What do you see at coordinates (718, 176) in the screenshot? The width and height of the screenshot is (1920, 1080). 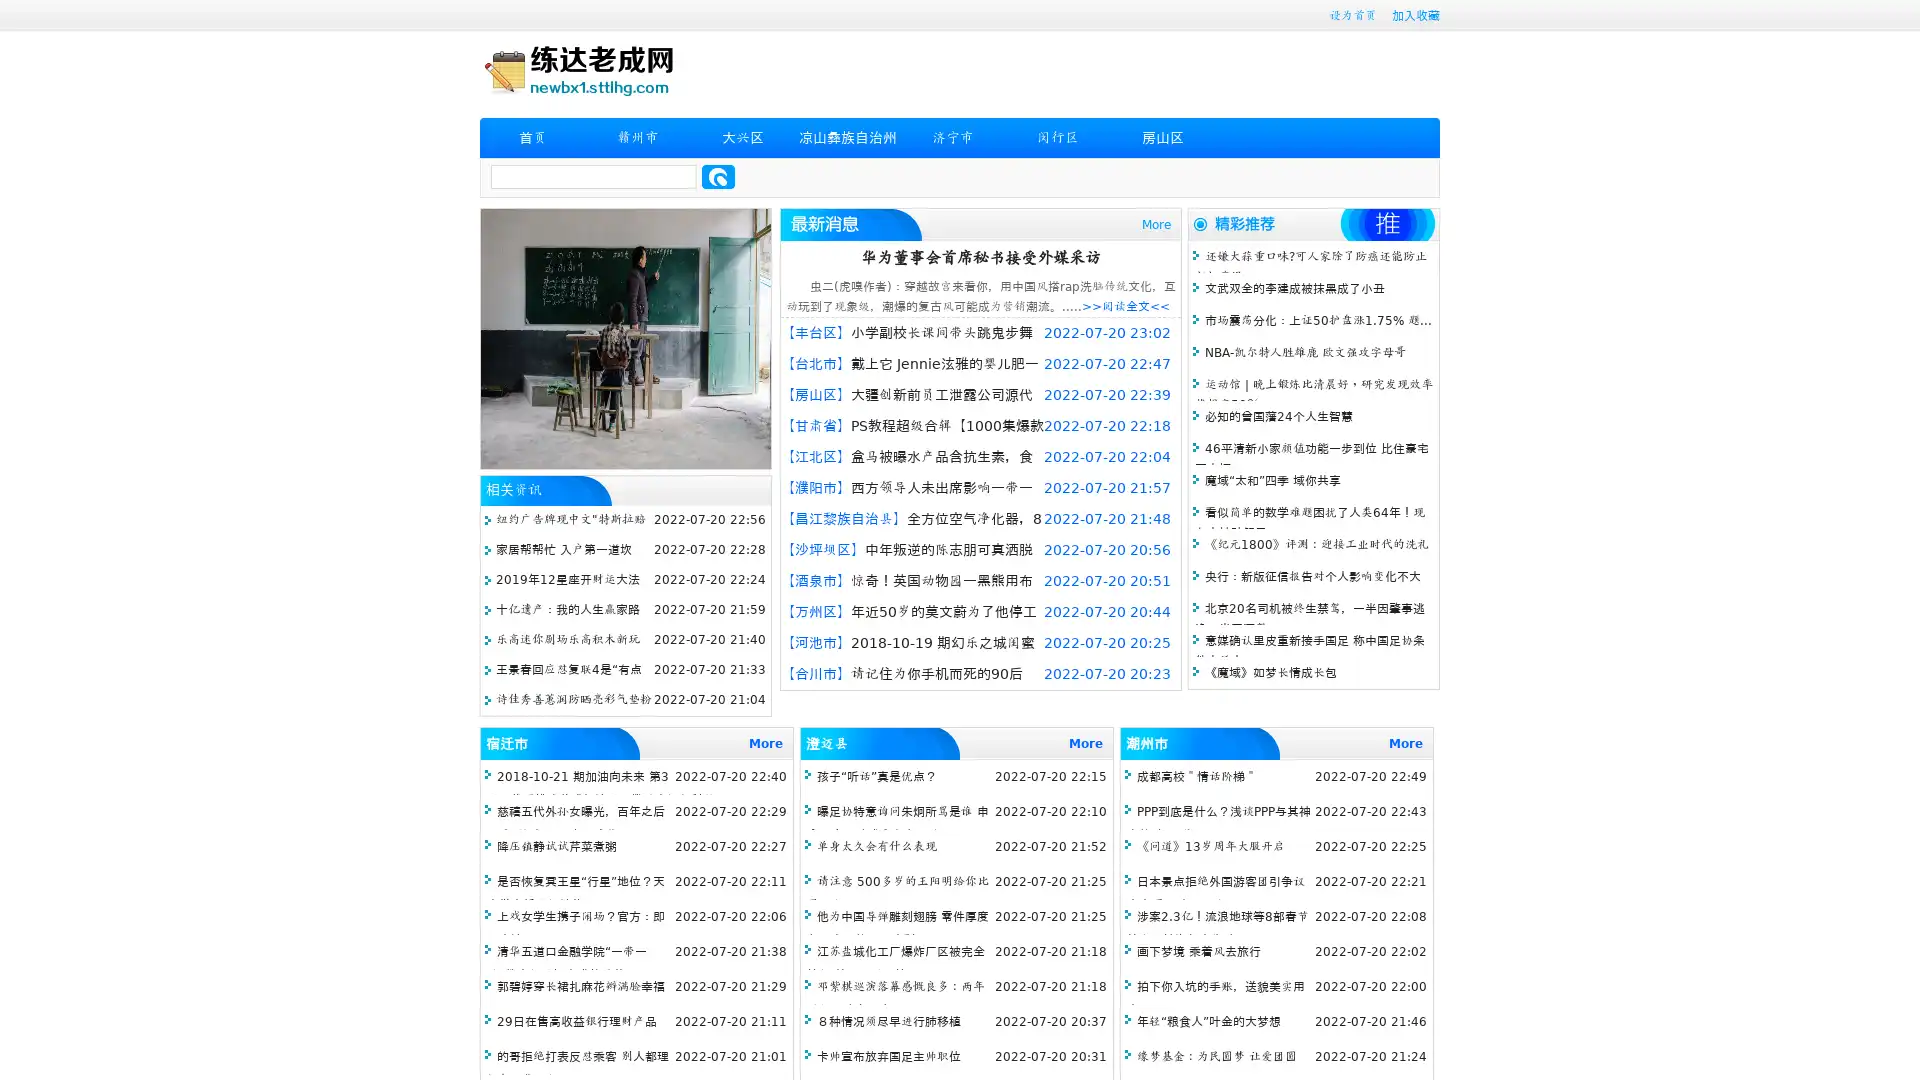 I see `Search` at bounding box center [718, 176].